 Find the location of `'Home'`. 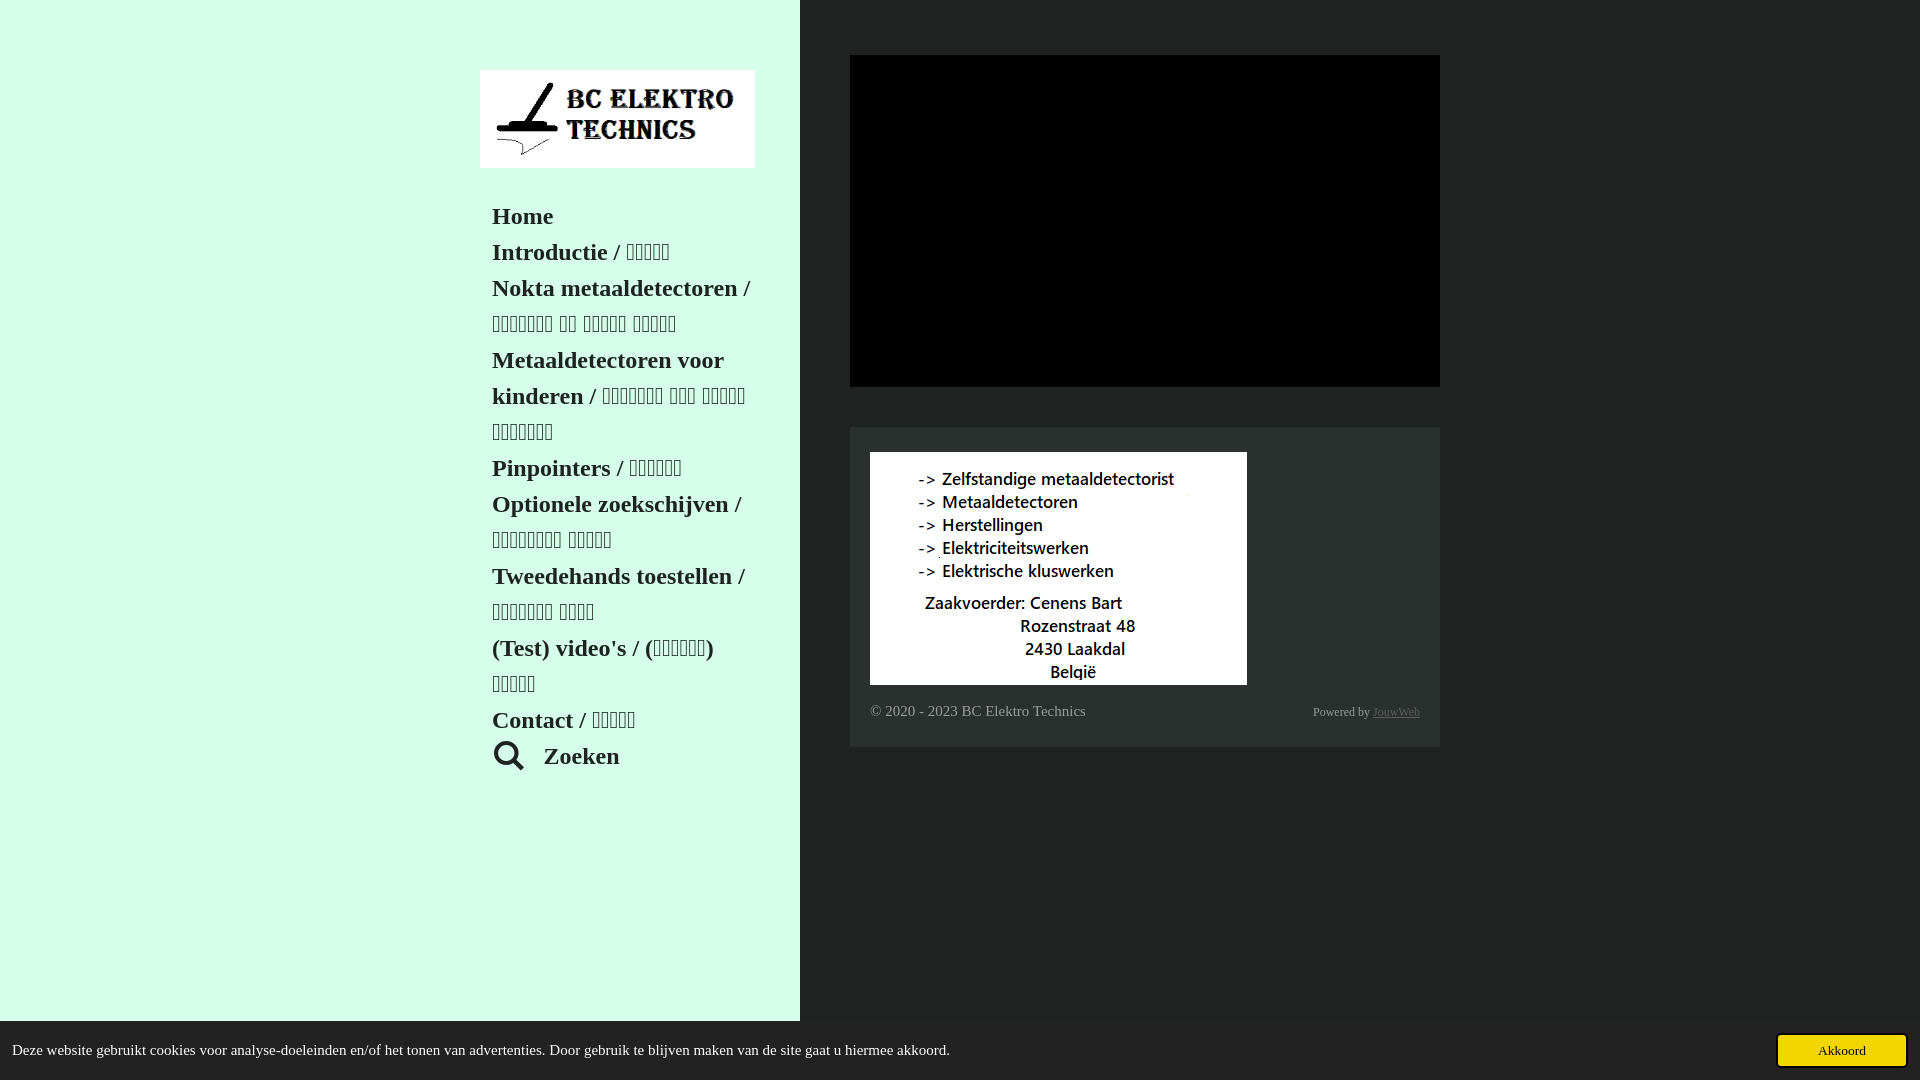

'Home' is located at coordinates (480, 216).